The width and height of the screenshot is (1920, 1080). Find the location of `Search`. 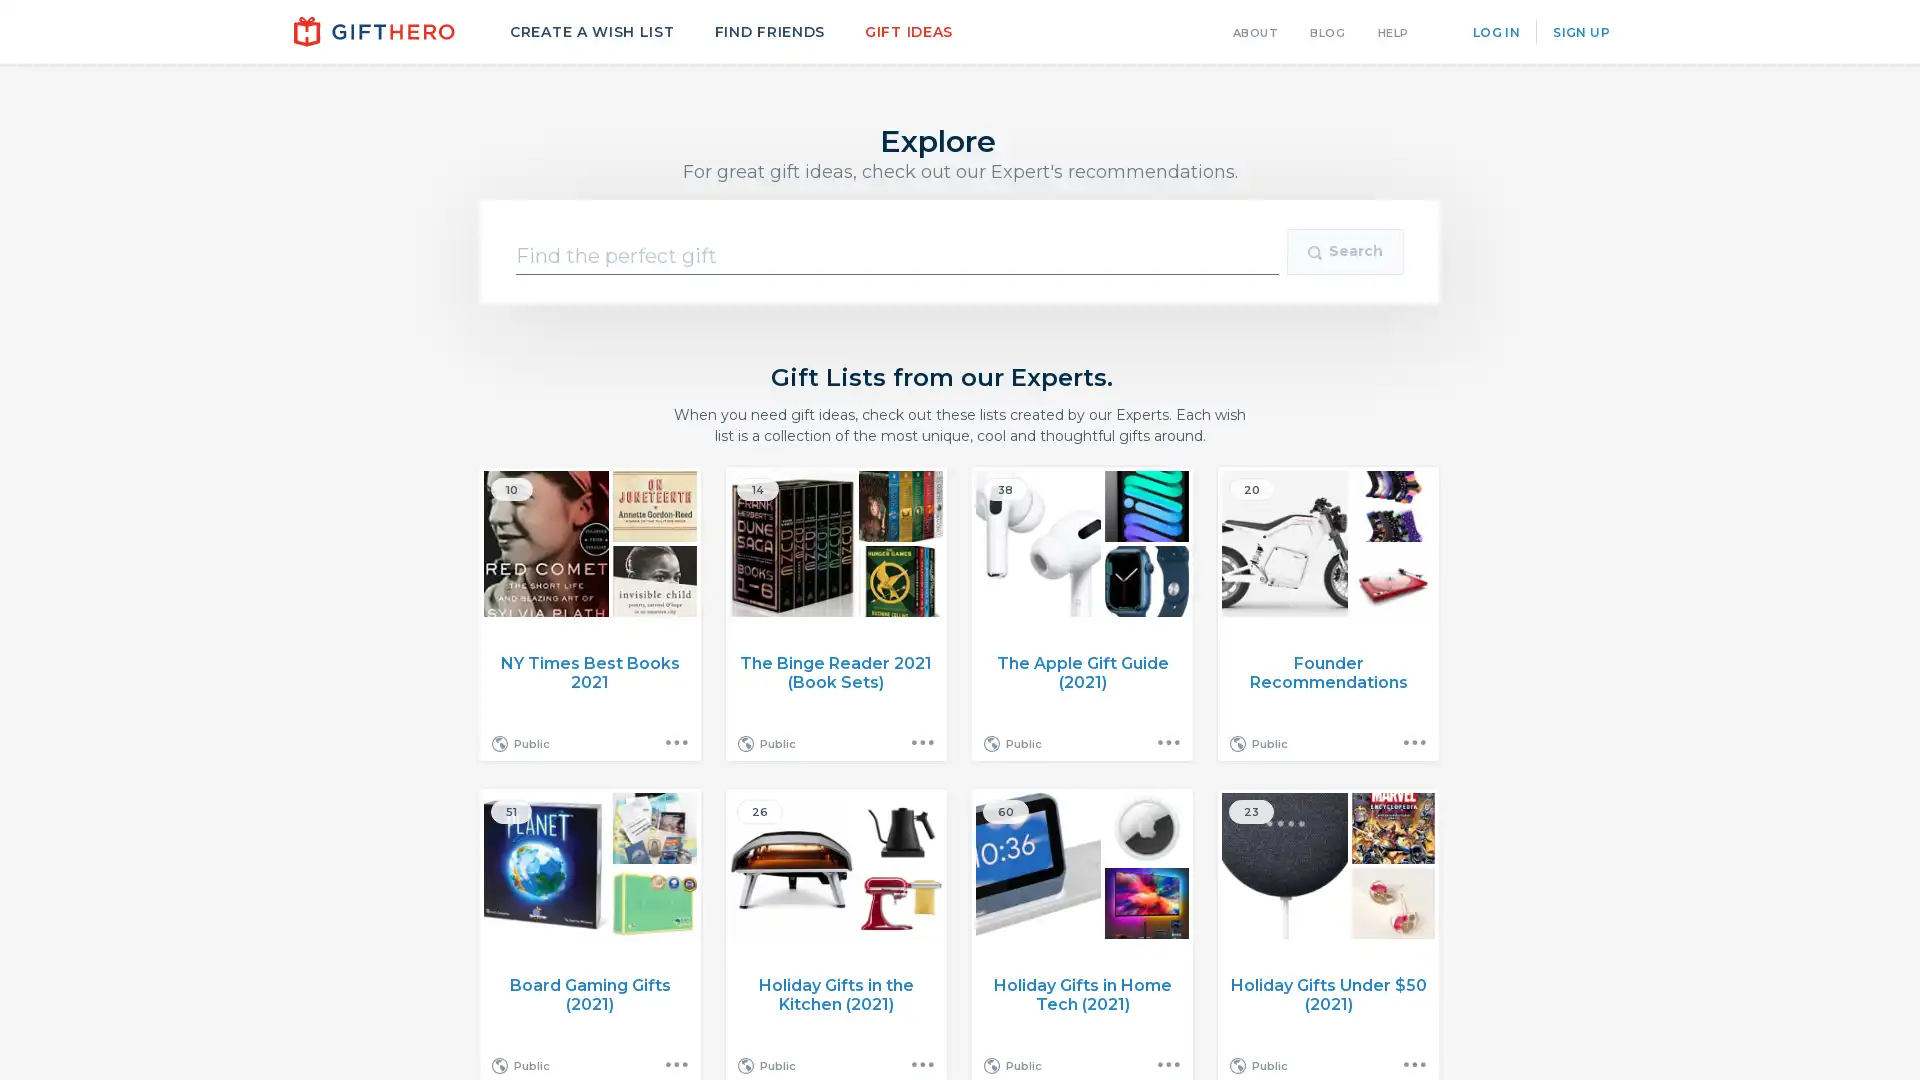

Search is located at coordinates (1345, 250).